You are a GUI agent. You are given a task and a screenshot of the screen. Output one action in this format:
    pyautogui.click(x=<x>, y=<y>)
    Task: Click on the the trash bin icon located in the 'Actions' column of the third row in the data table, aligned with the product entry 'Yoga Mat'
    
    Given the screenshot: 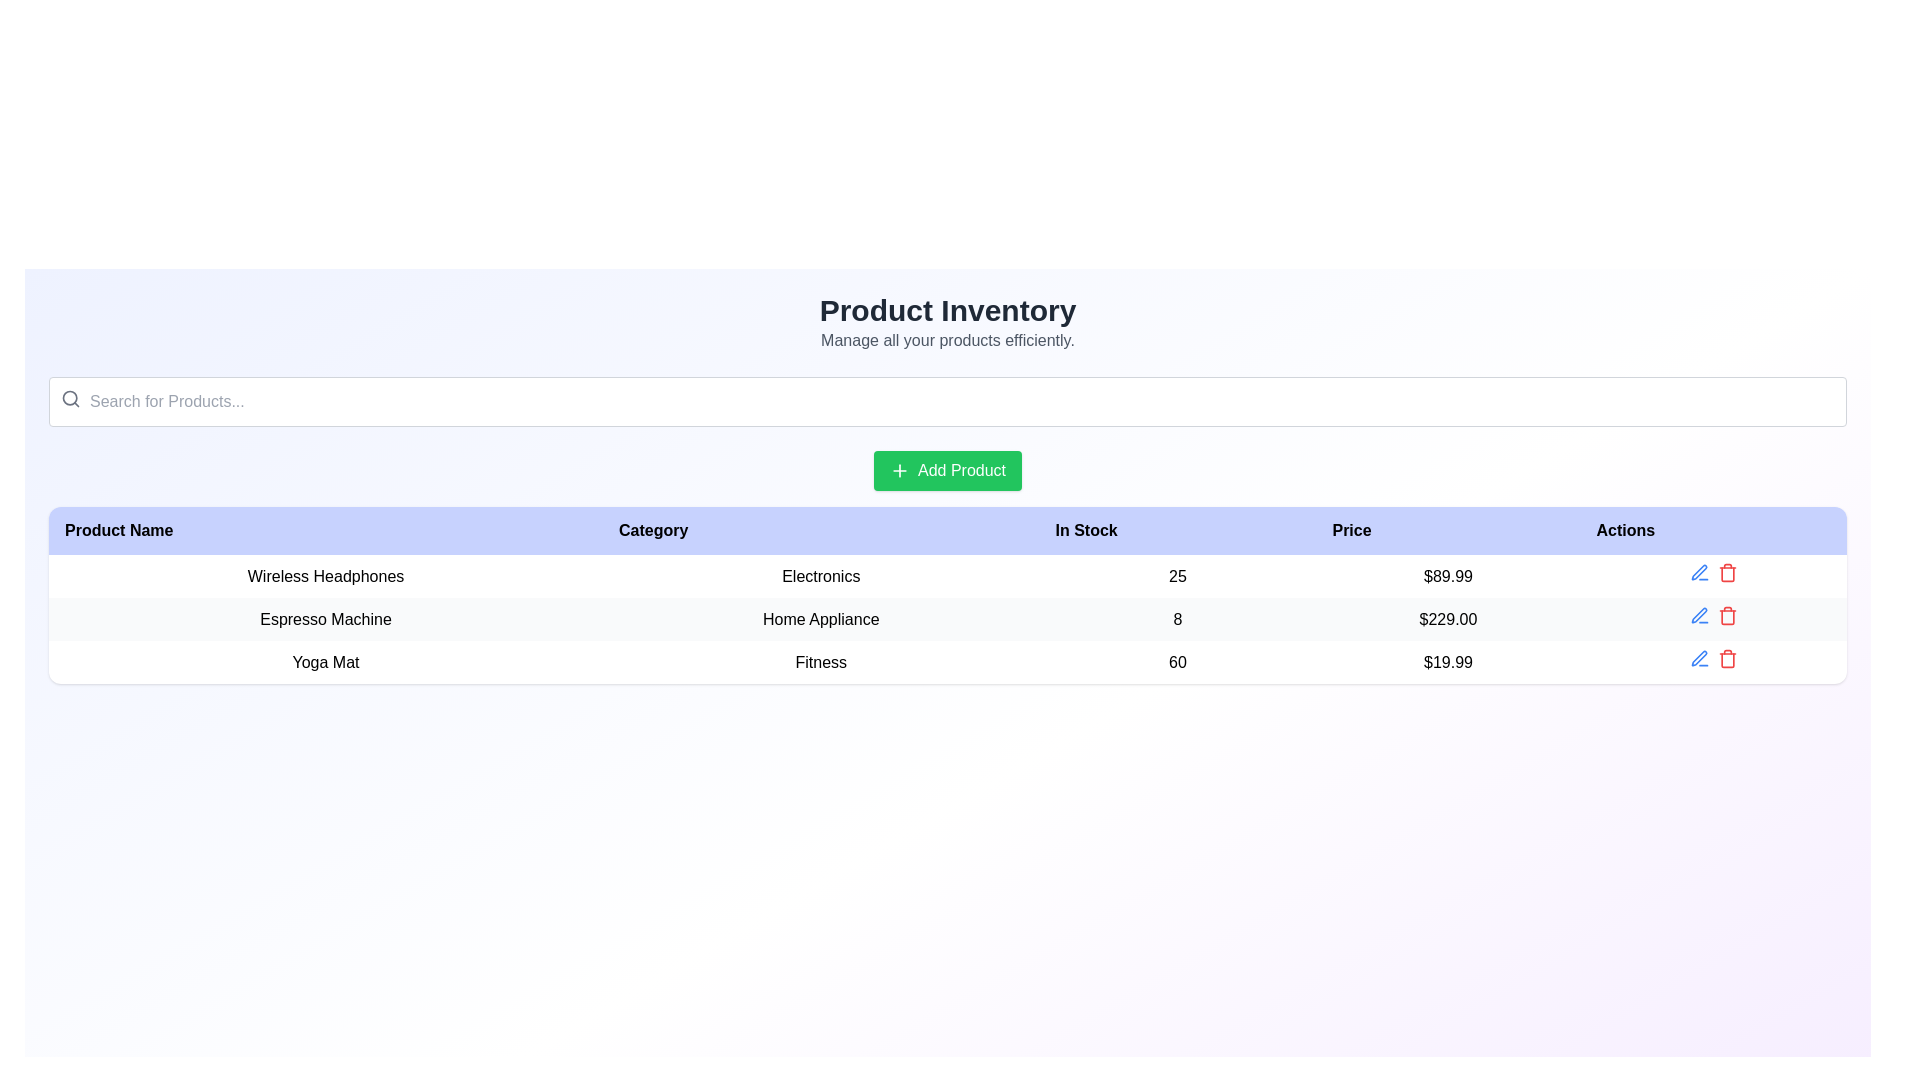 What is the action you would take?
    pyautogui.click(x=1726, y=574)
    